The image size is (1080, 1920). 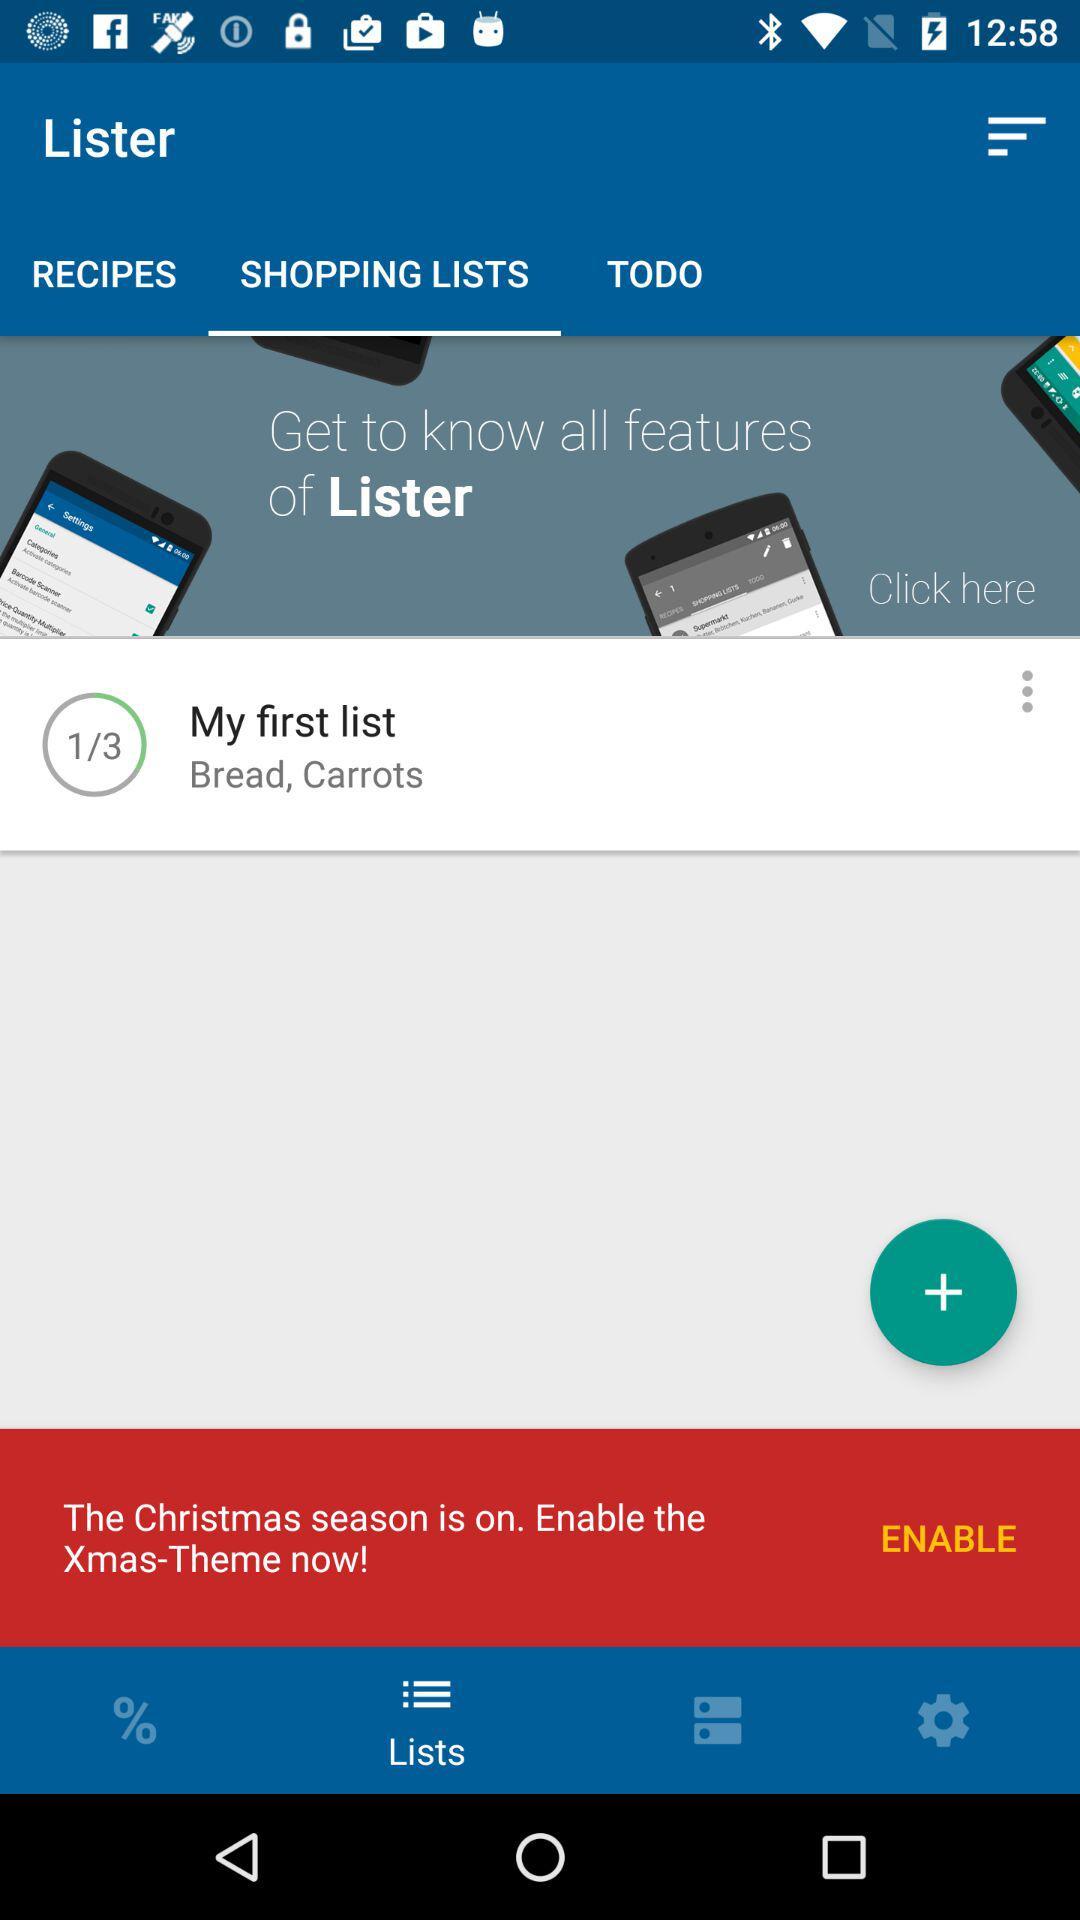 What do you see at coordinates (1027, 691) in the screenshot?
I see `more options` at bounding box center [1027, 691].